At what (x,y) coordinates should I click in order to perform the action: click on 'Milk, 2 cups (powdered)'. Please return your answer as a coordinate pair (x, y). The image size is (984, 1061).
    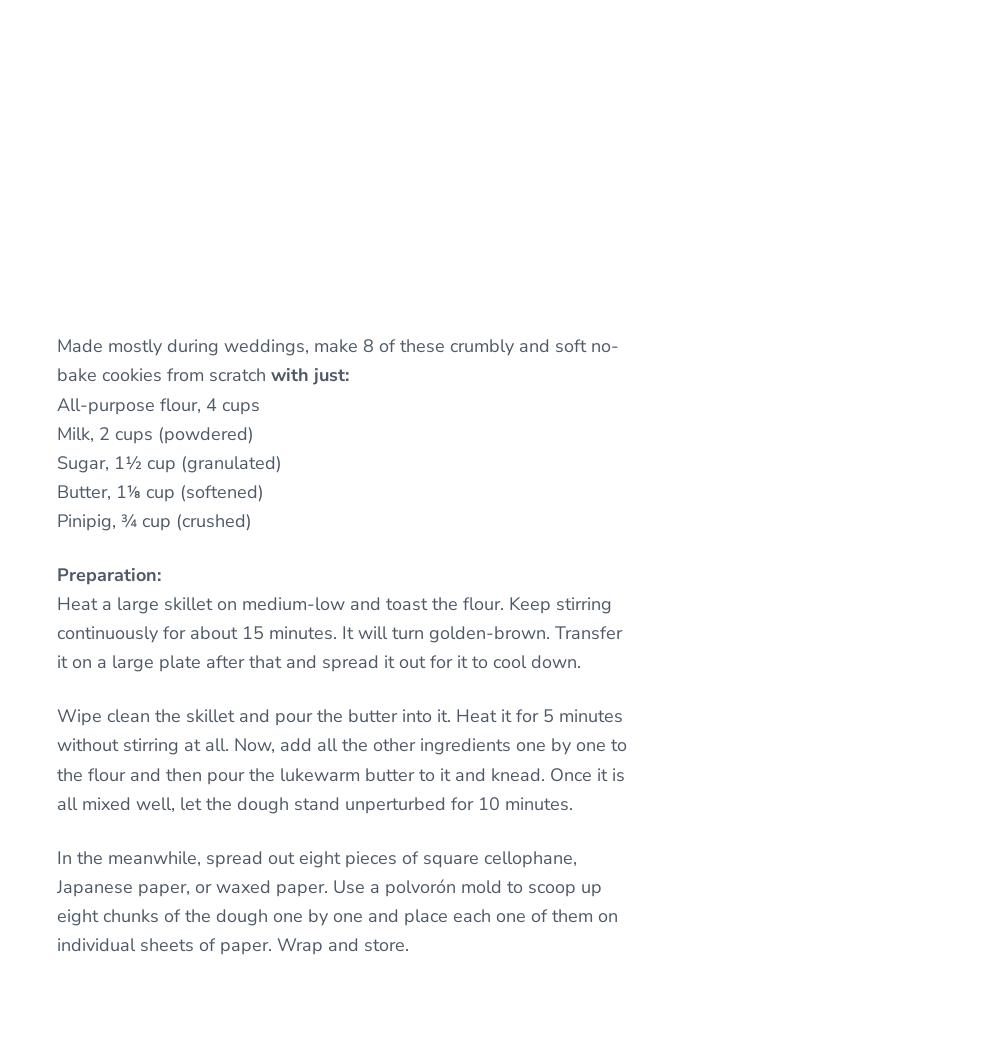
    Looking at the image, I should click on (155, 432).